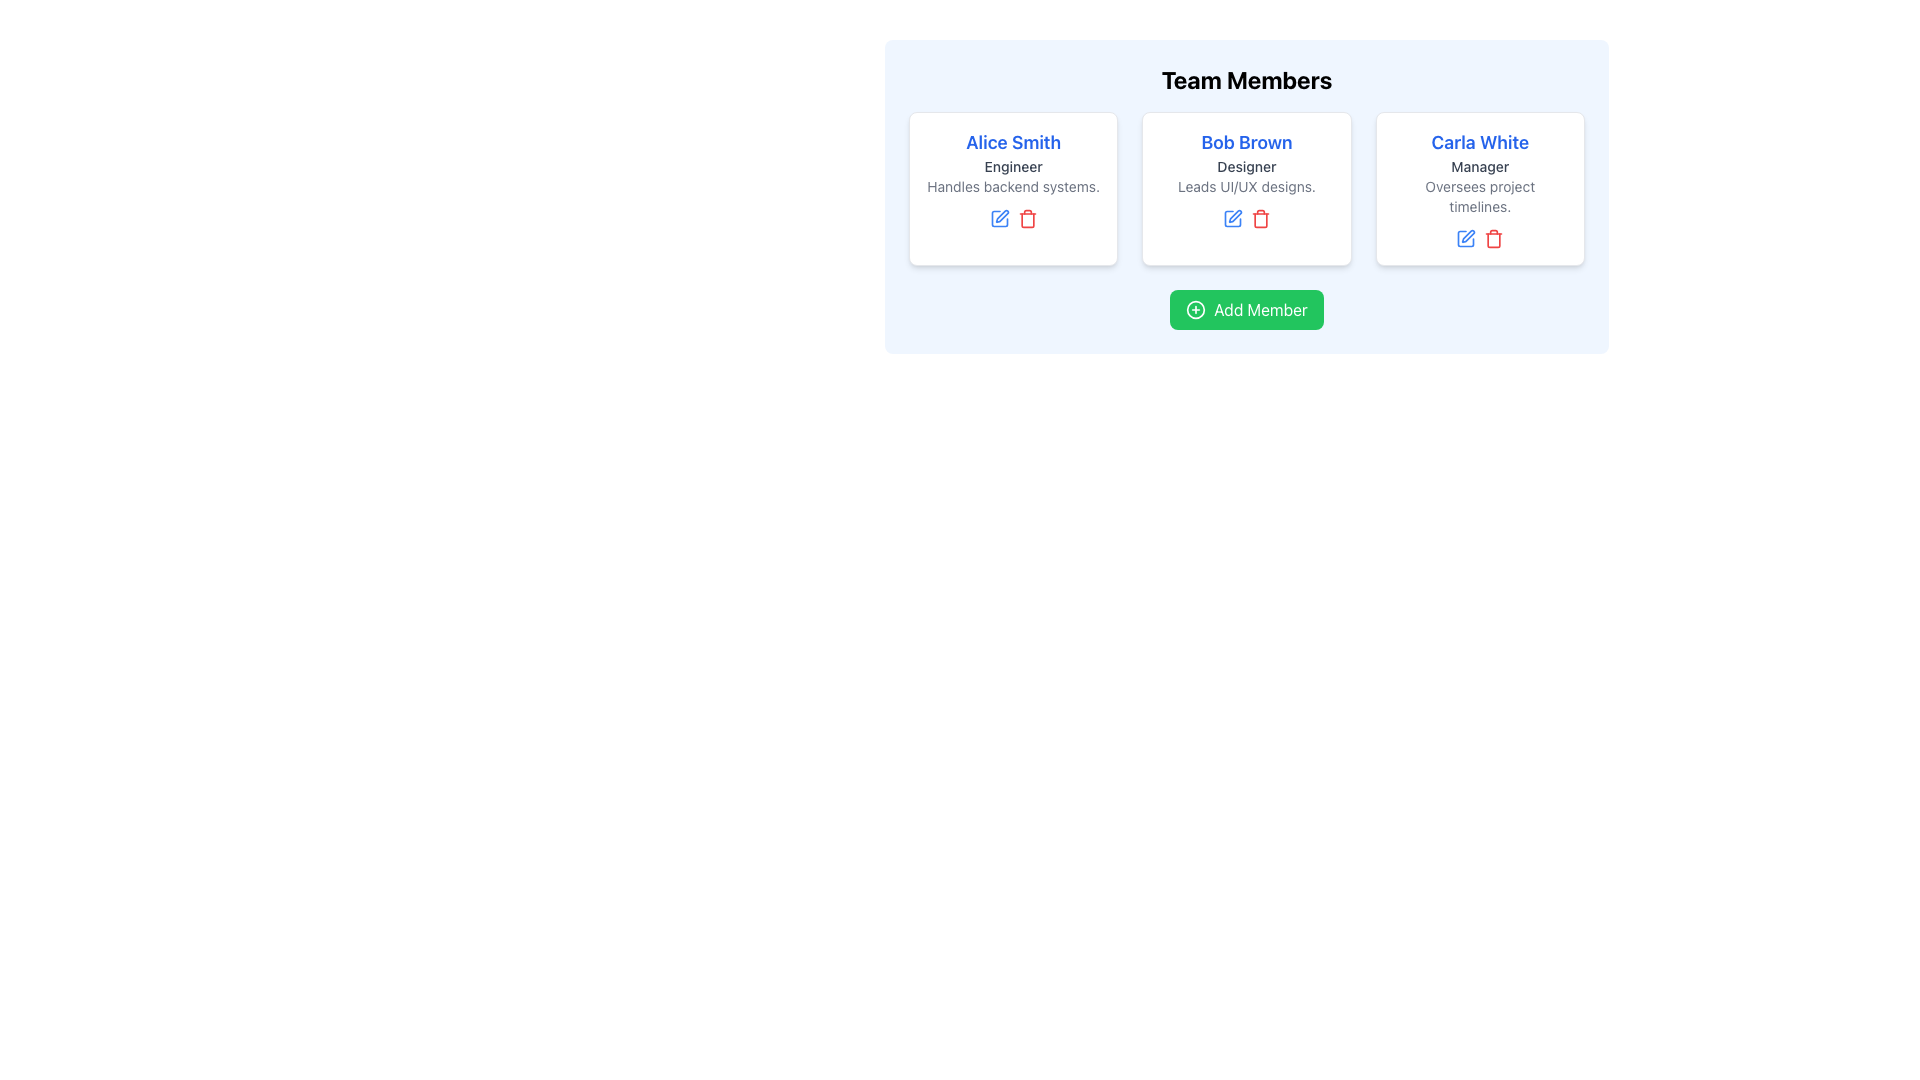 This screenshot has width=1920, height=1080. I want to click on the text label displaying the name 'Bob Brown' at the top of the card, so click(1246, 141).